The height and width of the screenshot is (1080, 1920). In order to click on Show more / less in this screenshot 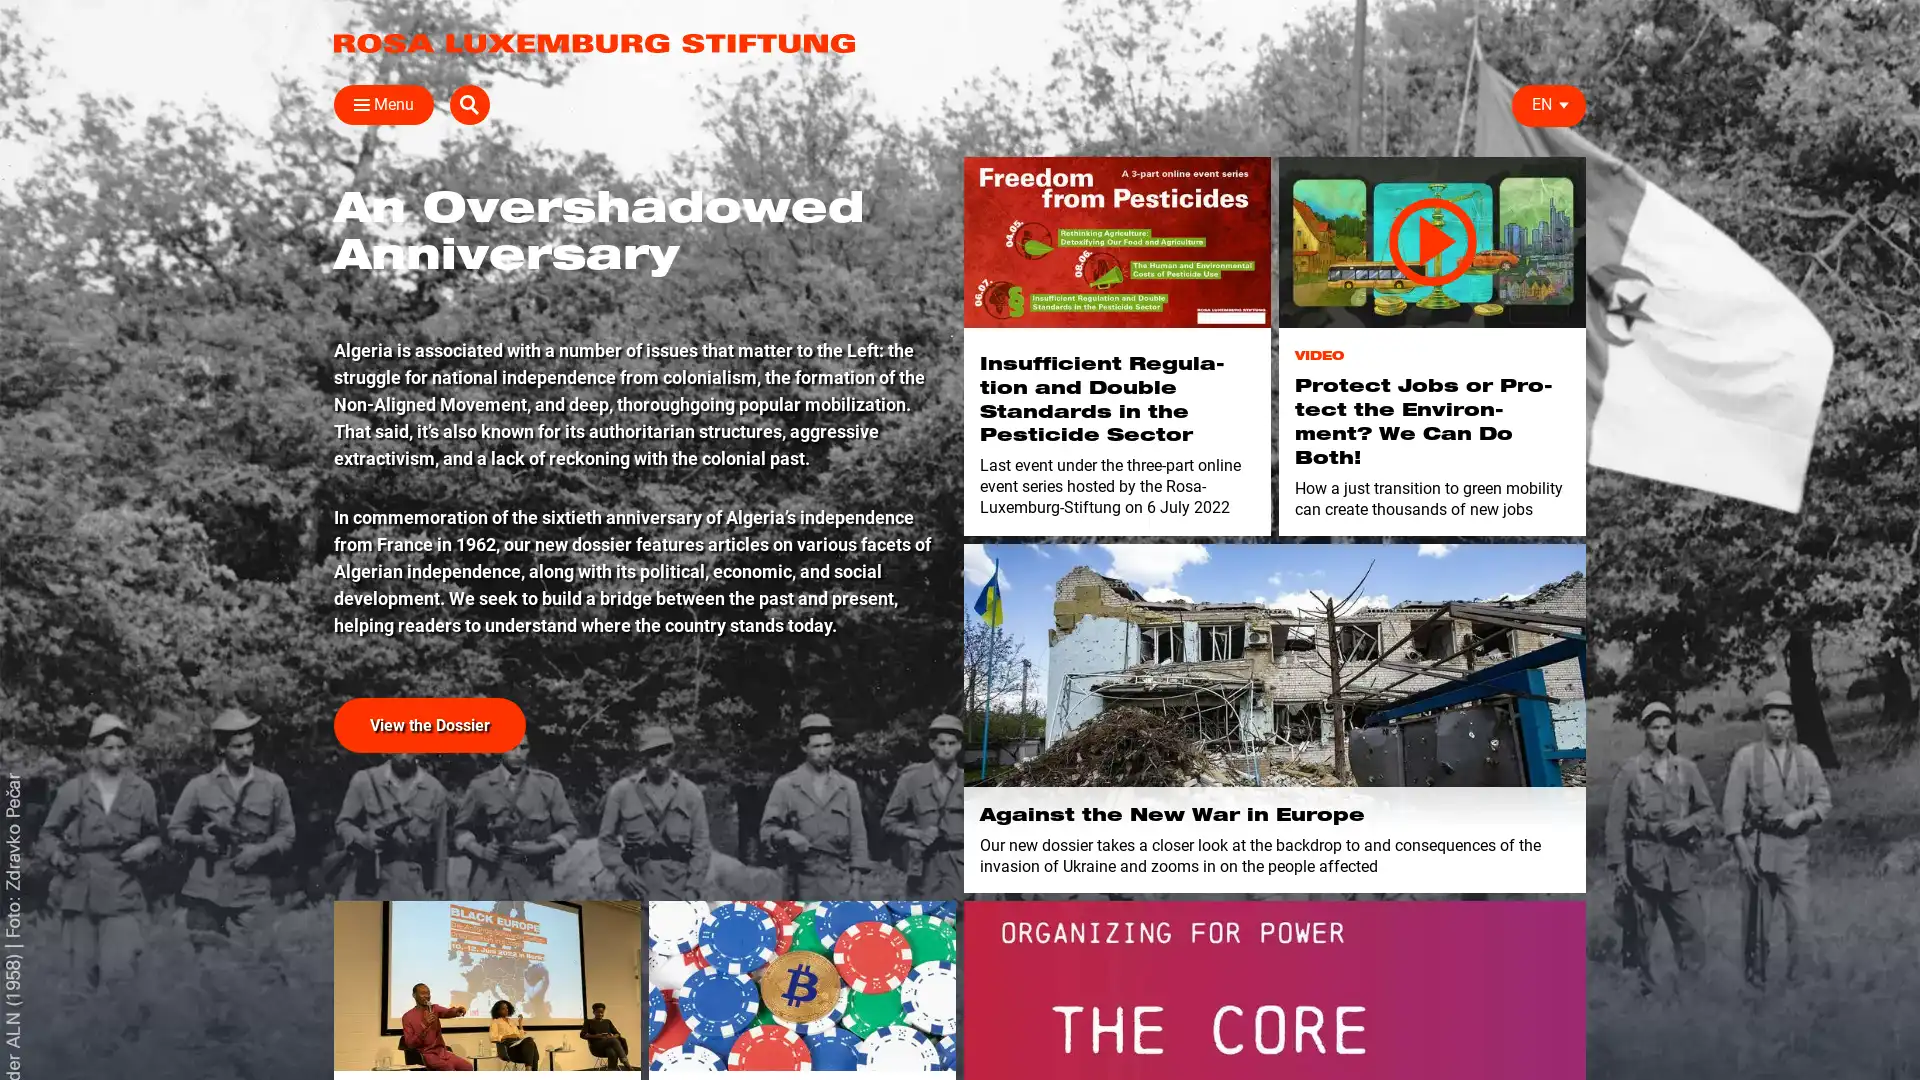, I will do `click(1152, 363)`.